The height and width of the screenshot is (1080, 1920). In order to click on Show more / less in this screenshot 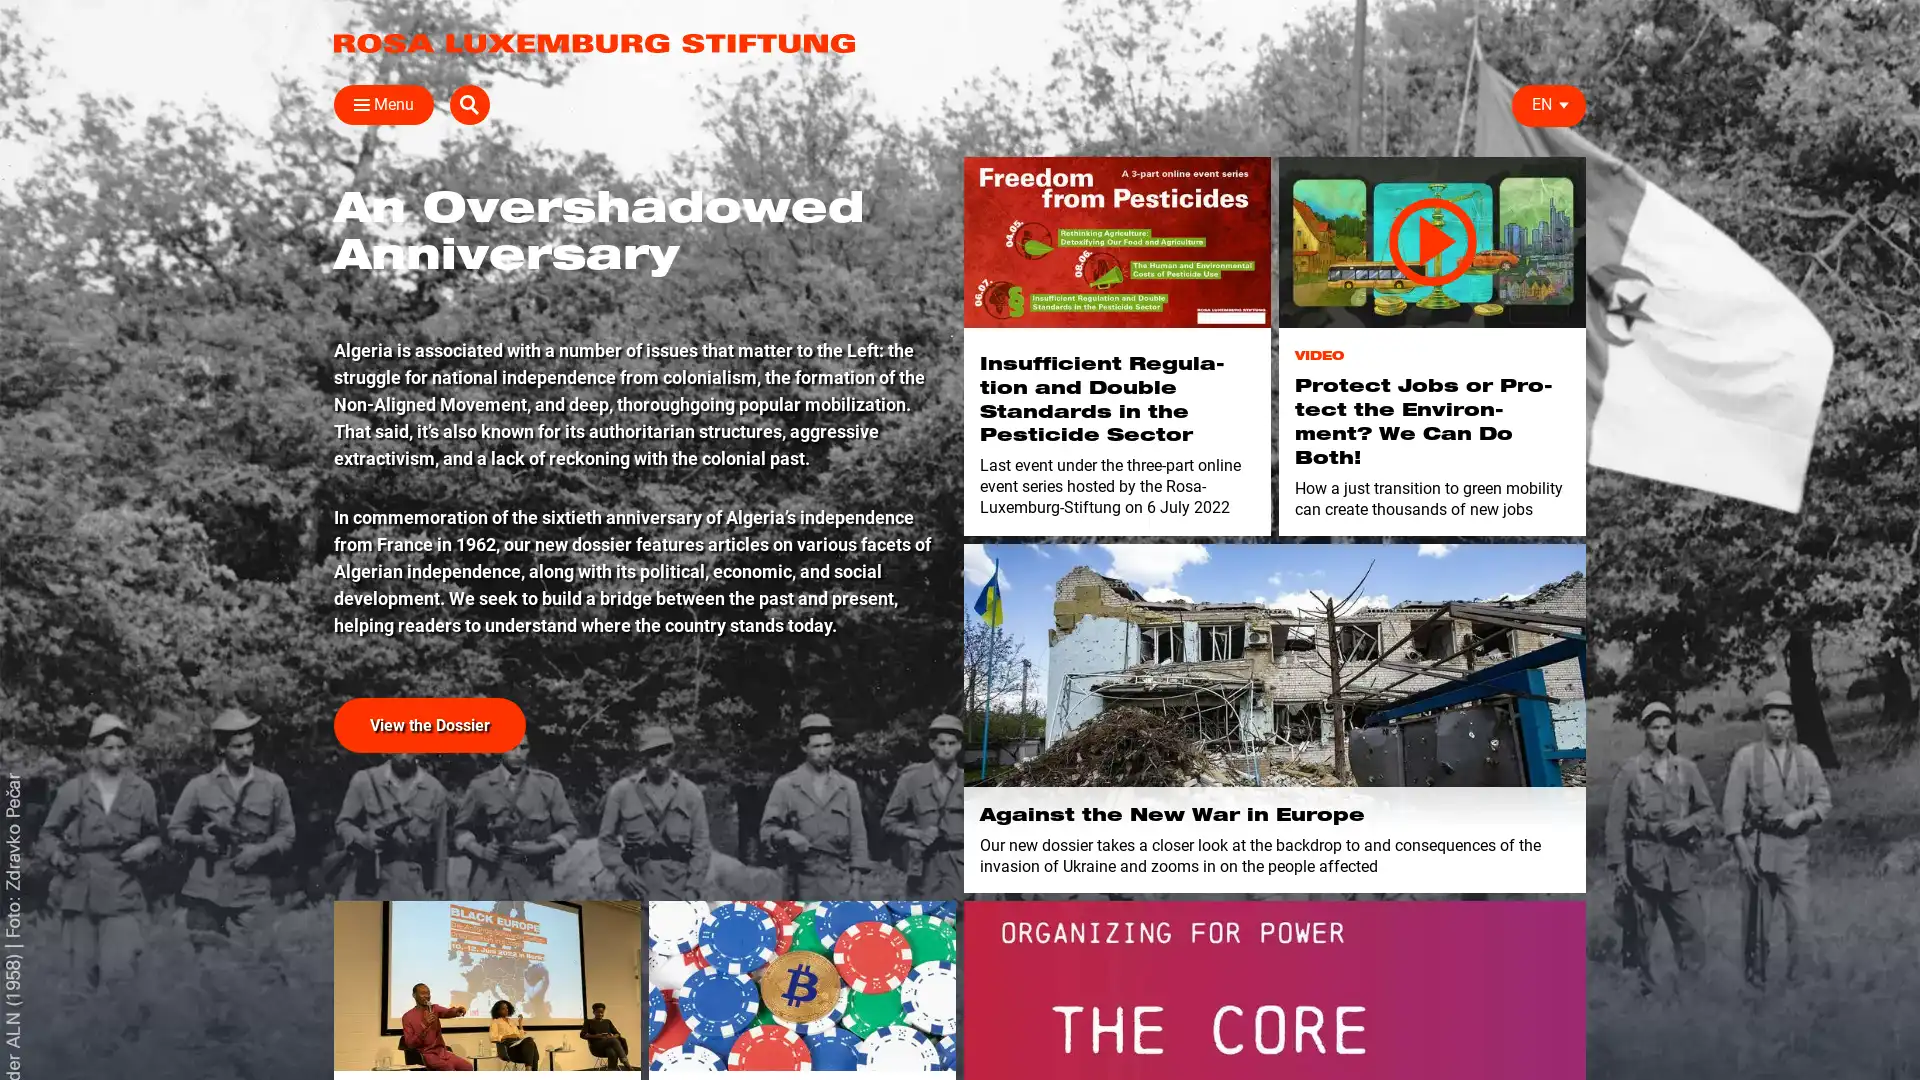, I will do `click(1152, 363)`.